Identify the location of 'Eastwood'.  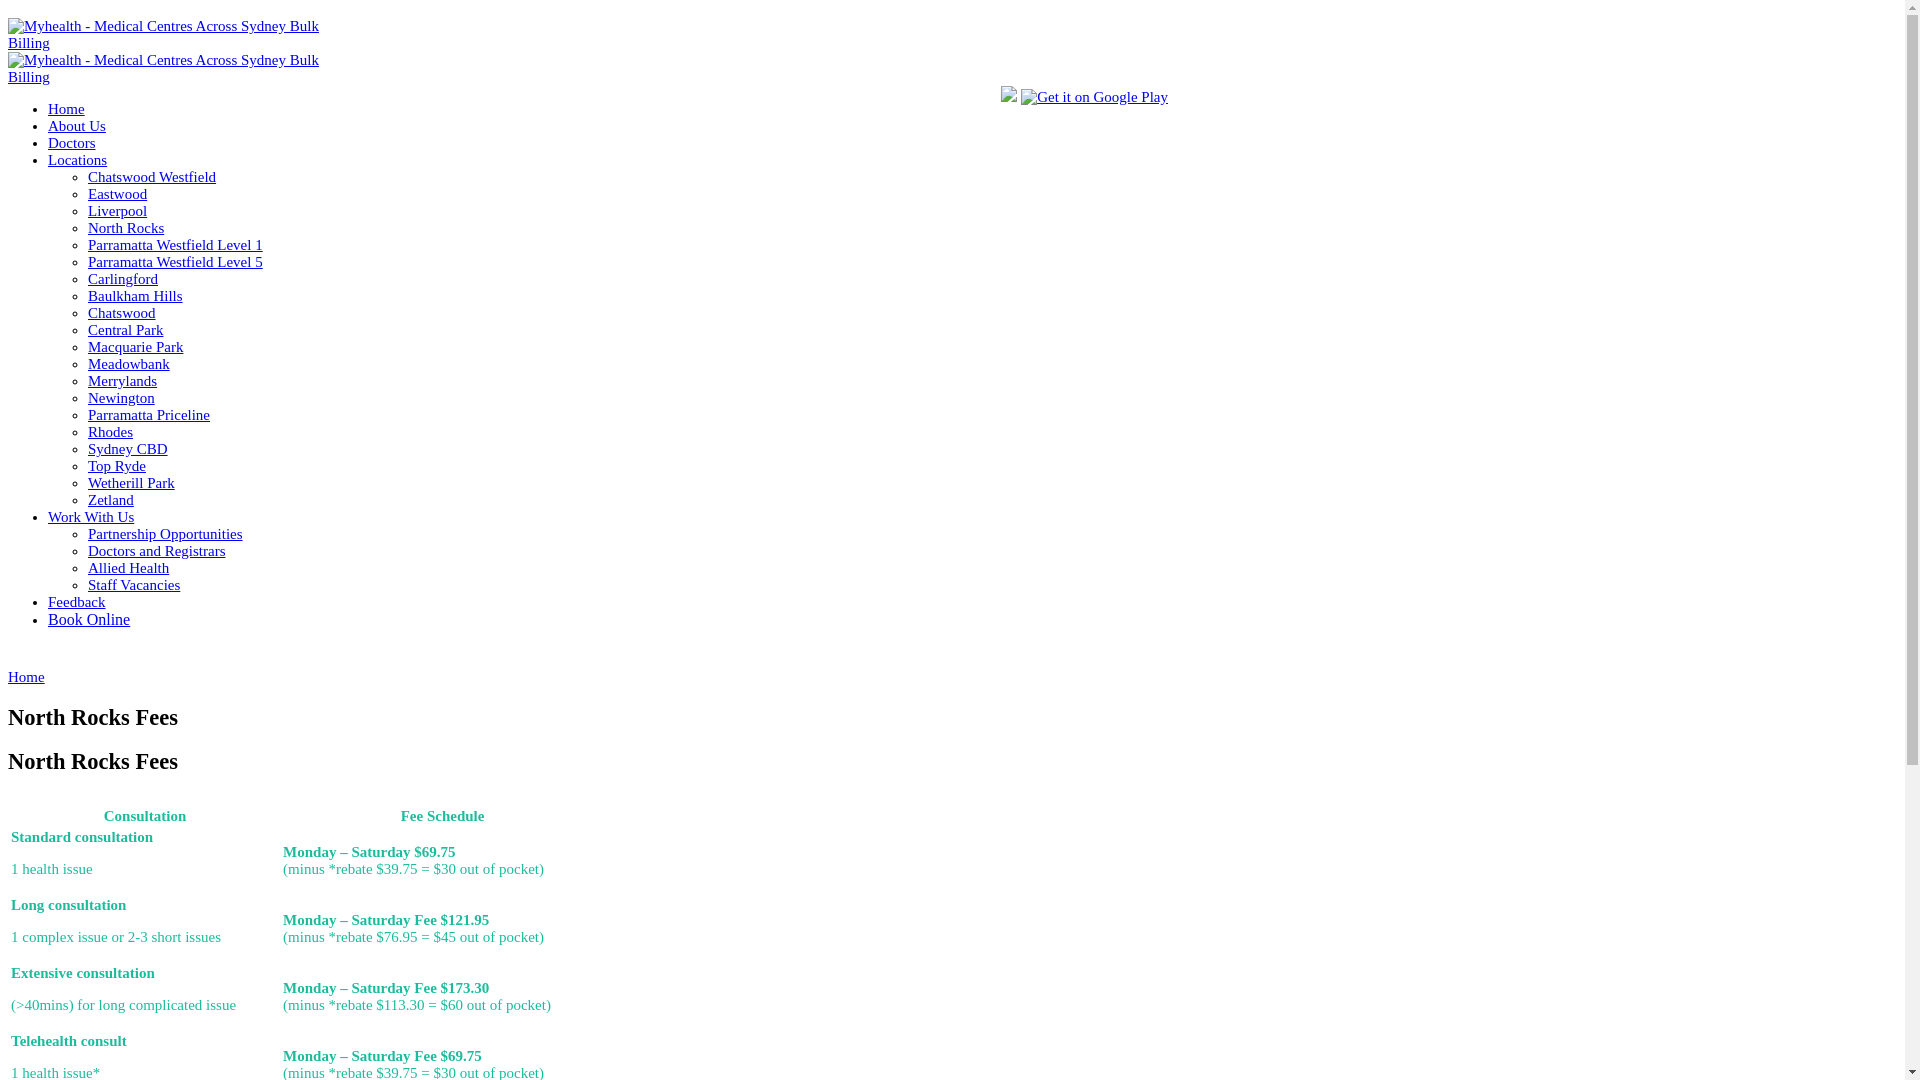
(116, 193).